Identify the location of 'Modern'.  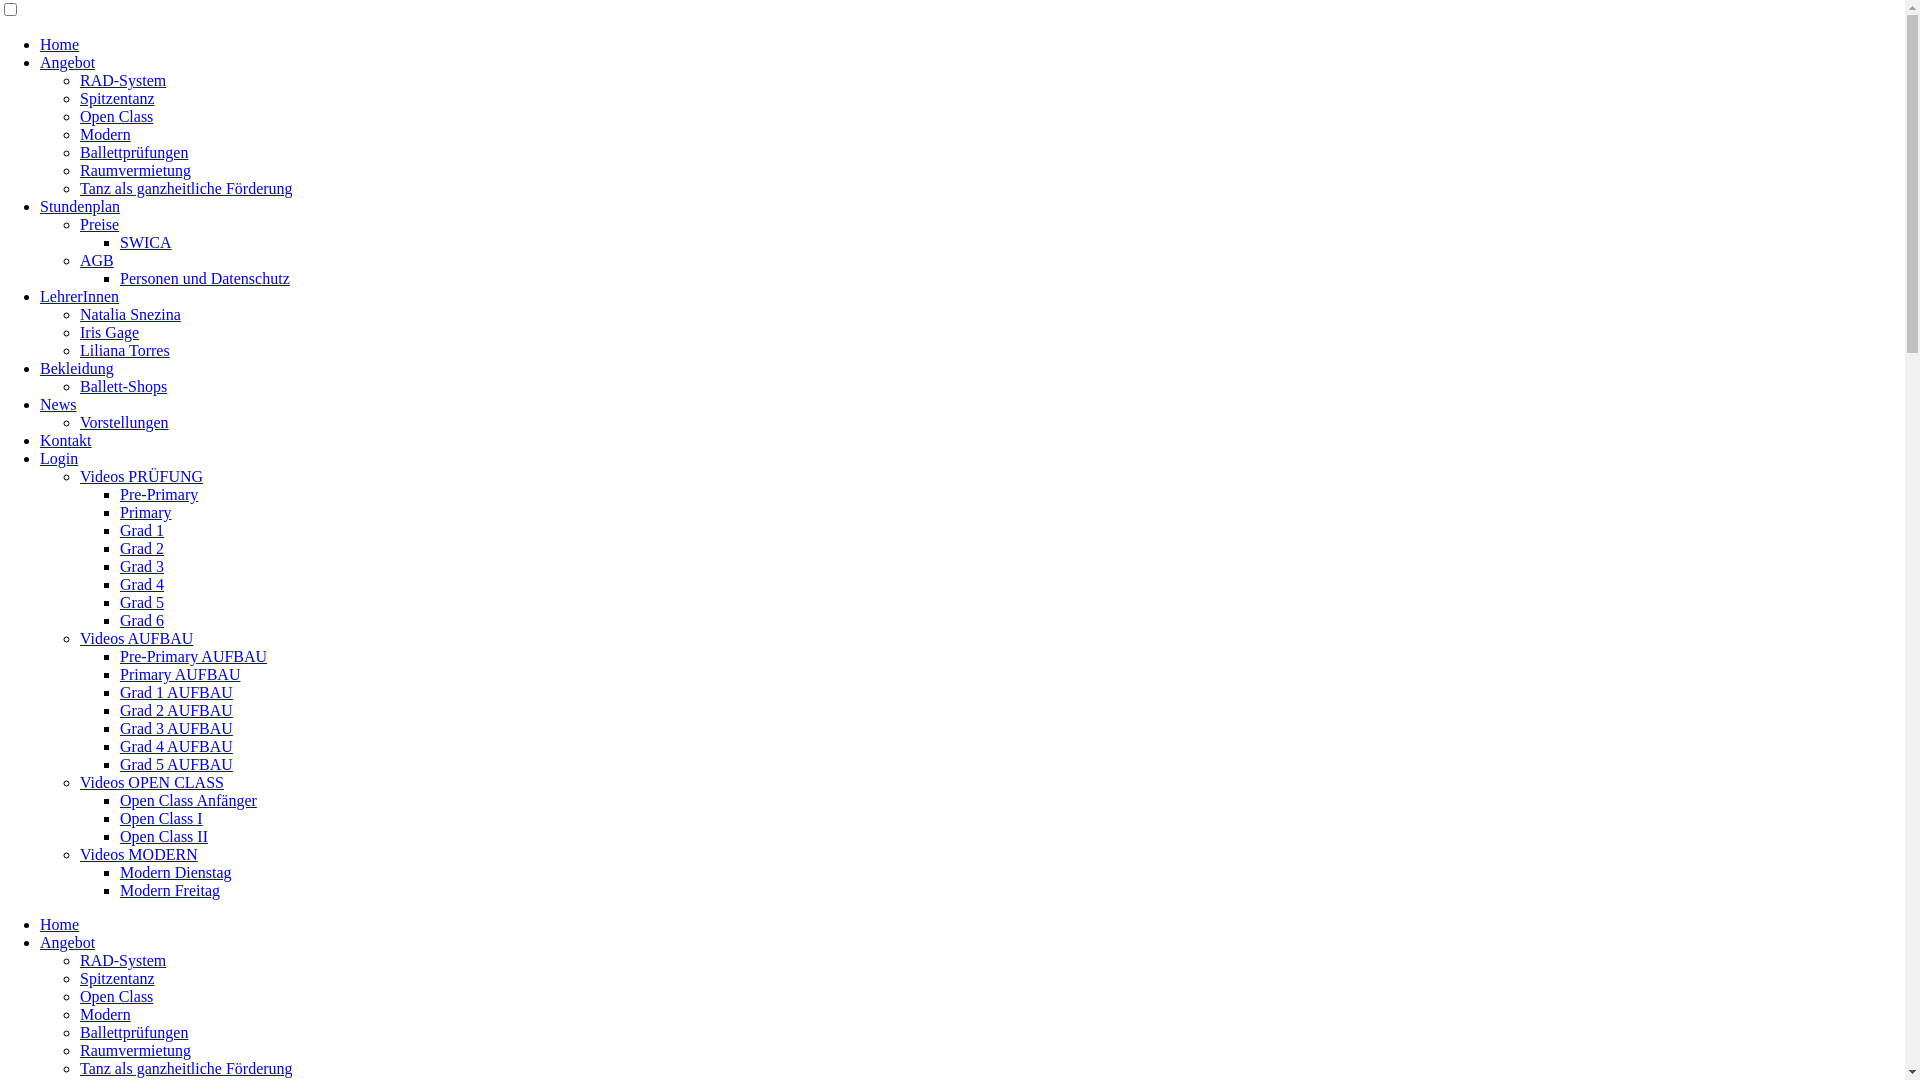
(104, 134).